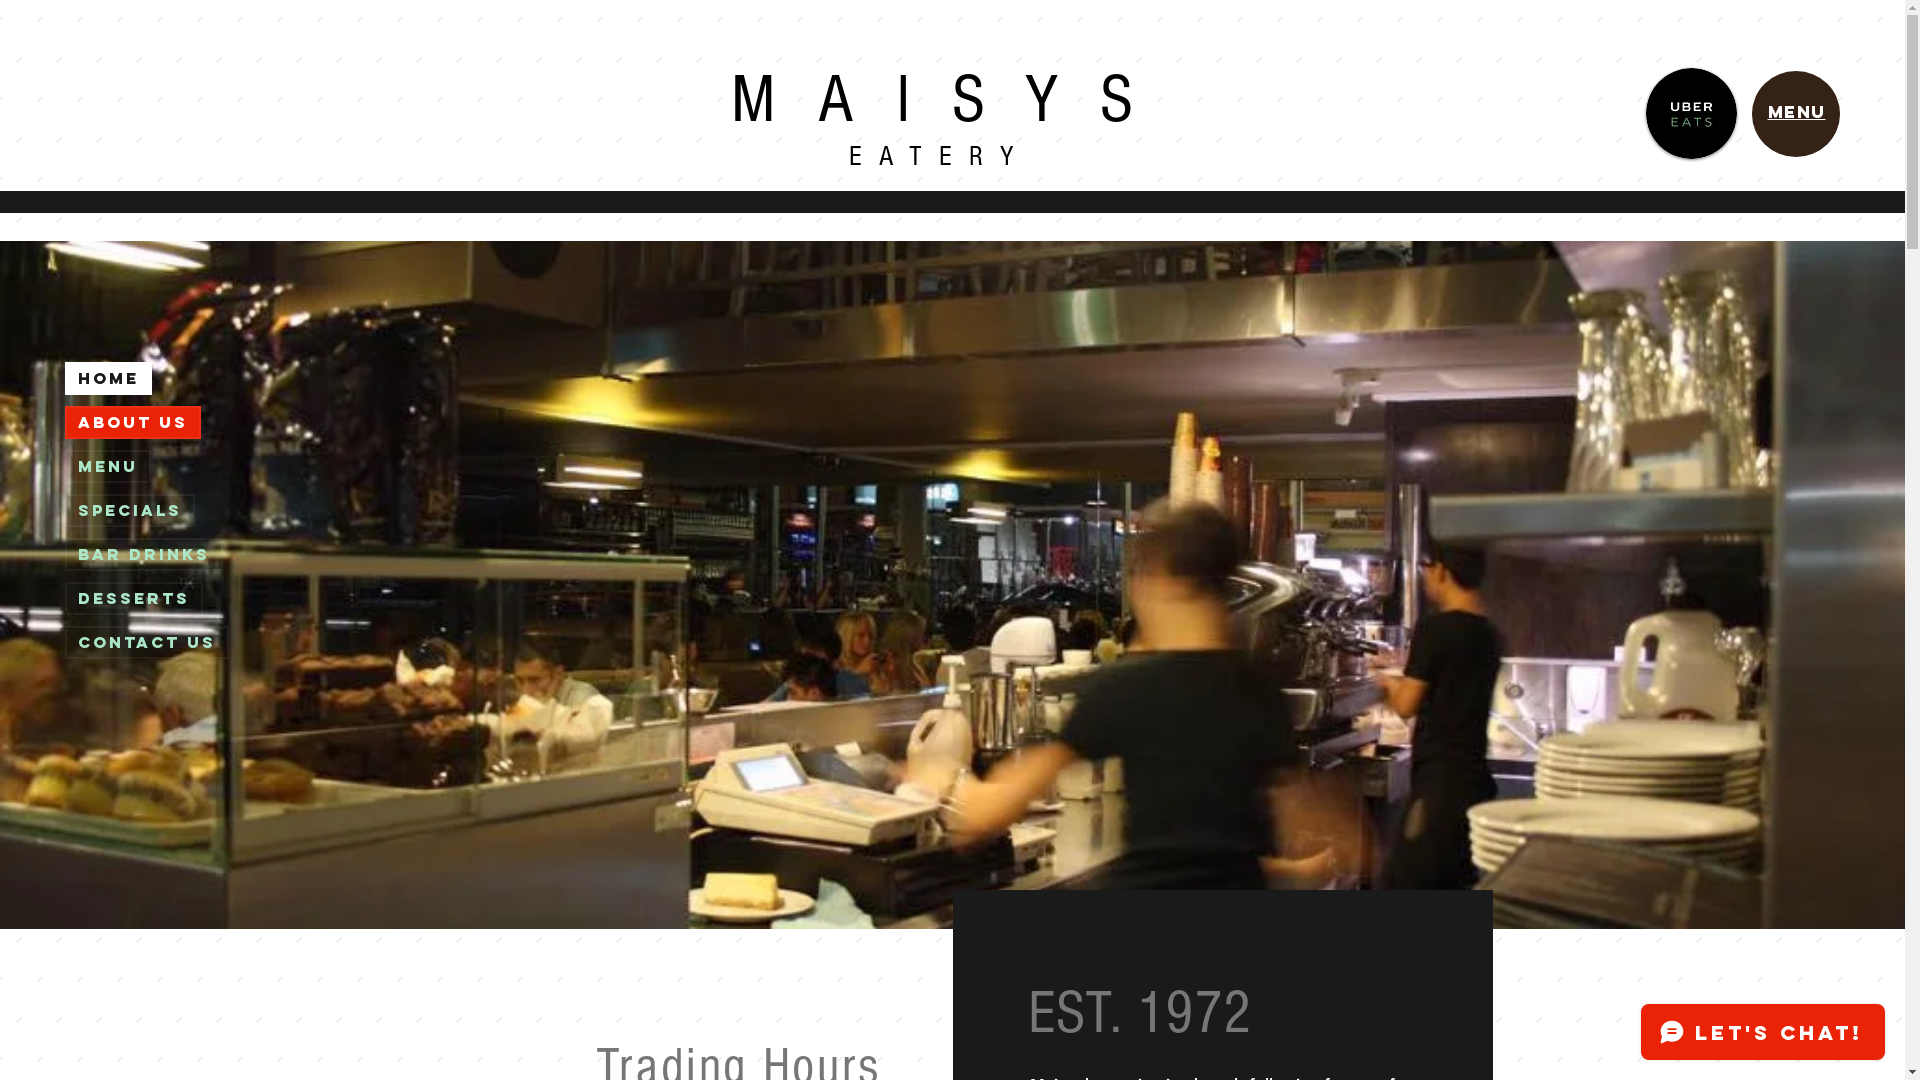 The height and width of the screenshot is (1080, 1920). I want to click on 'Contact Us', so click(146, 642).